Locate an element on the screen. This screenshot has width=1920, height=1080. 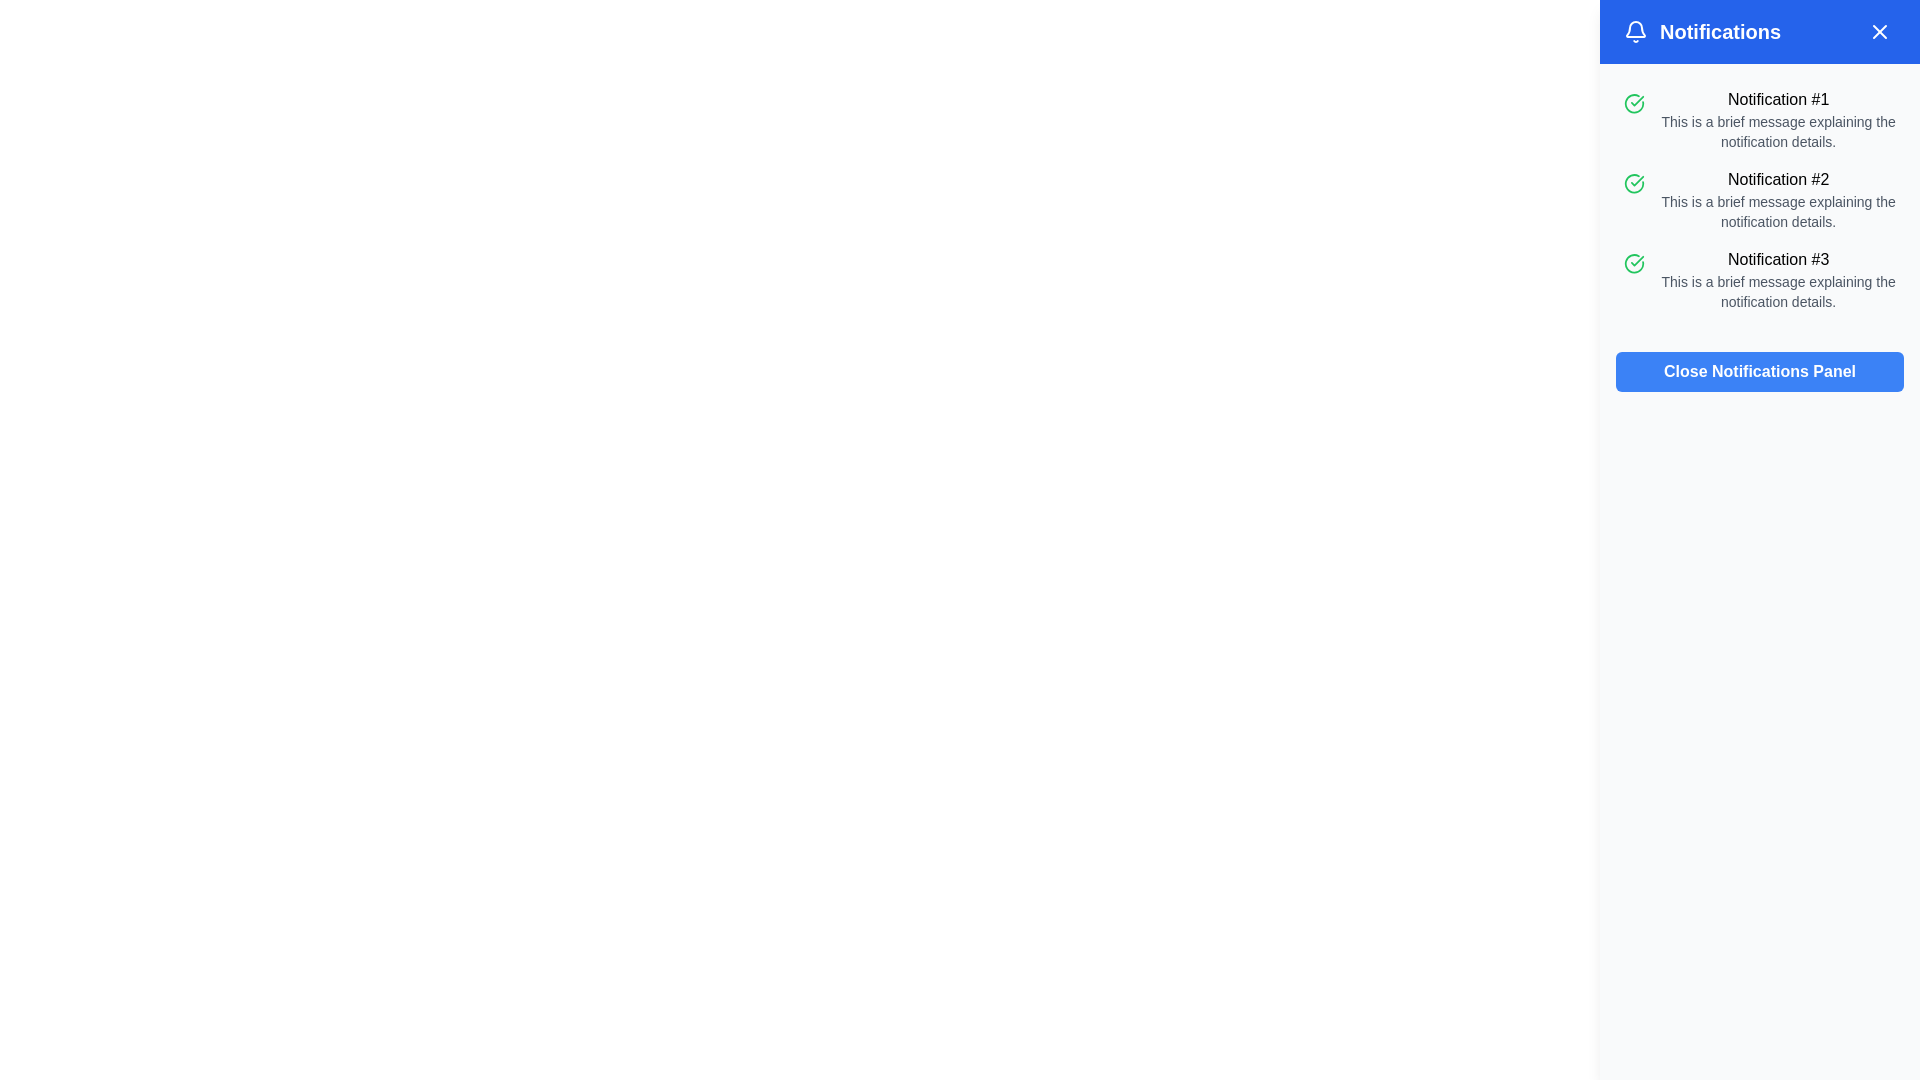
the status icon located to the left of the notification text in the third entry of the 'Notifications' panel, which indicates a completed or successful action is located at coordinates (1634, 262).